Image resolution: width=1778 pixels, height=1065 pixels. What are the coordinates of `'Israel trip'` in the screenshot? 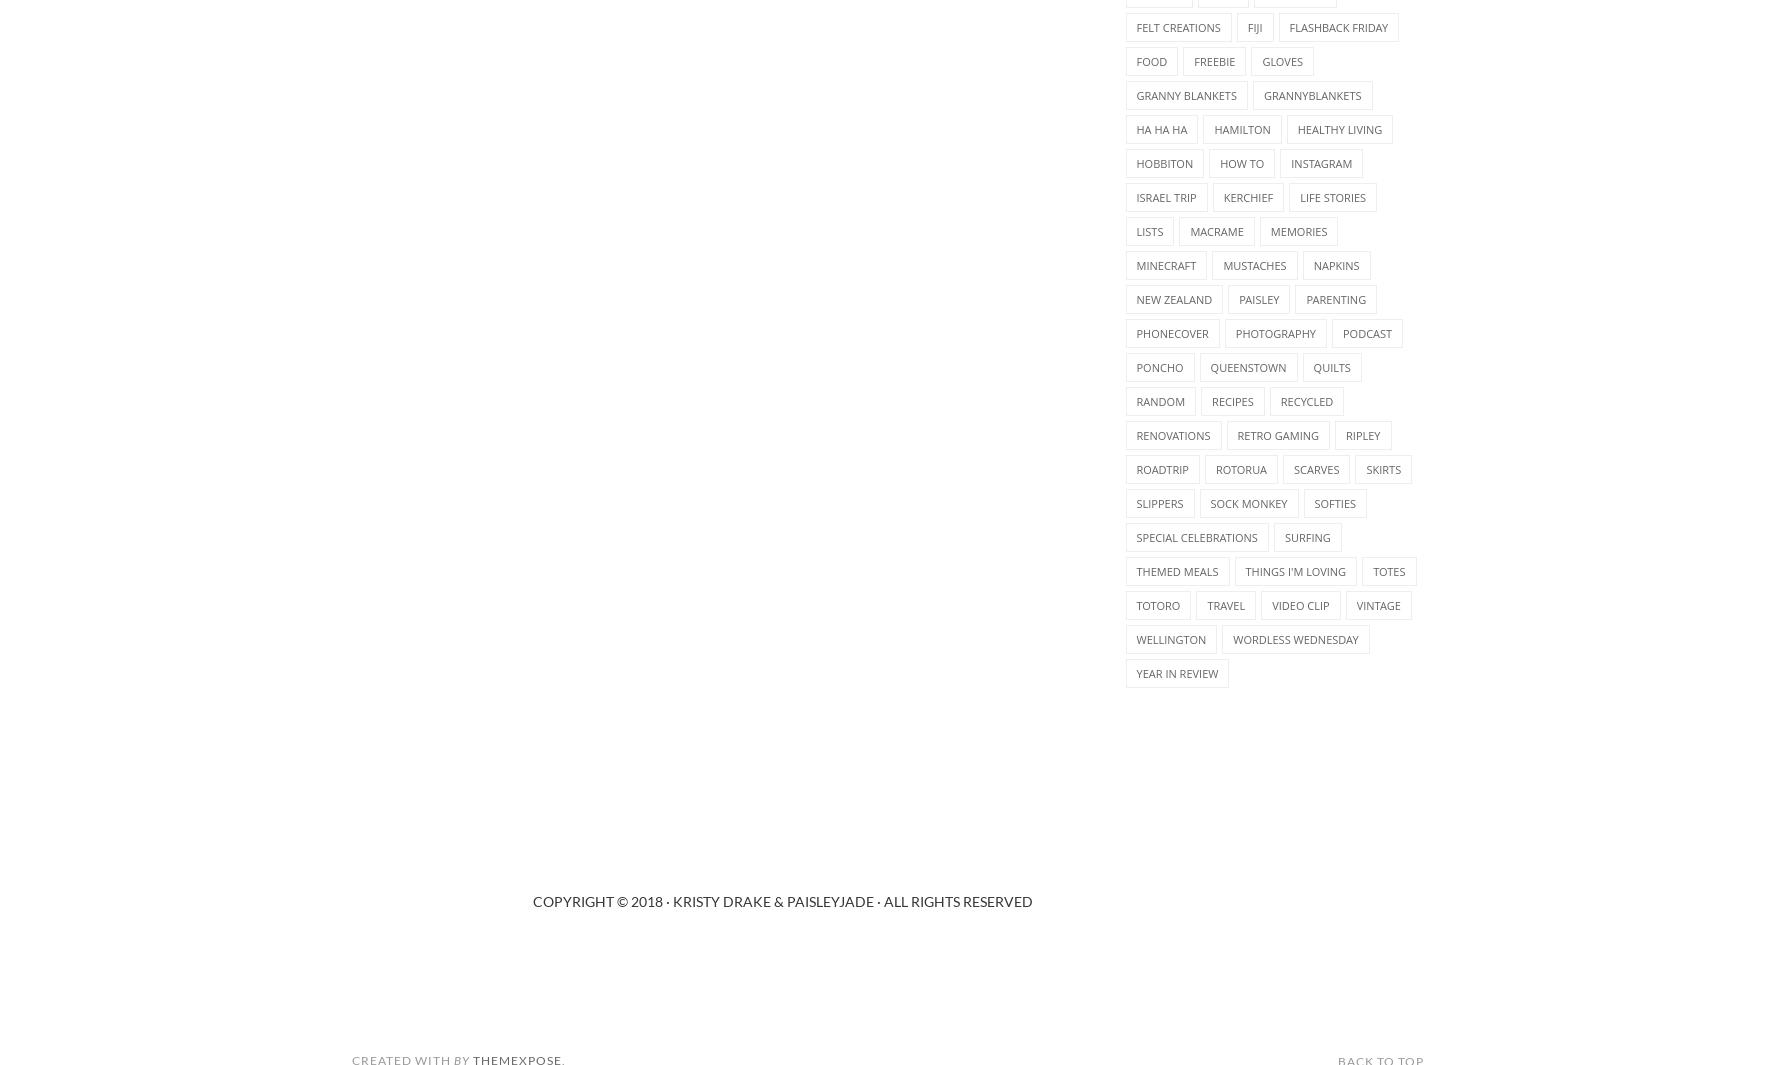 It's located at (1166, 196).